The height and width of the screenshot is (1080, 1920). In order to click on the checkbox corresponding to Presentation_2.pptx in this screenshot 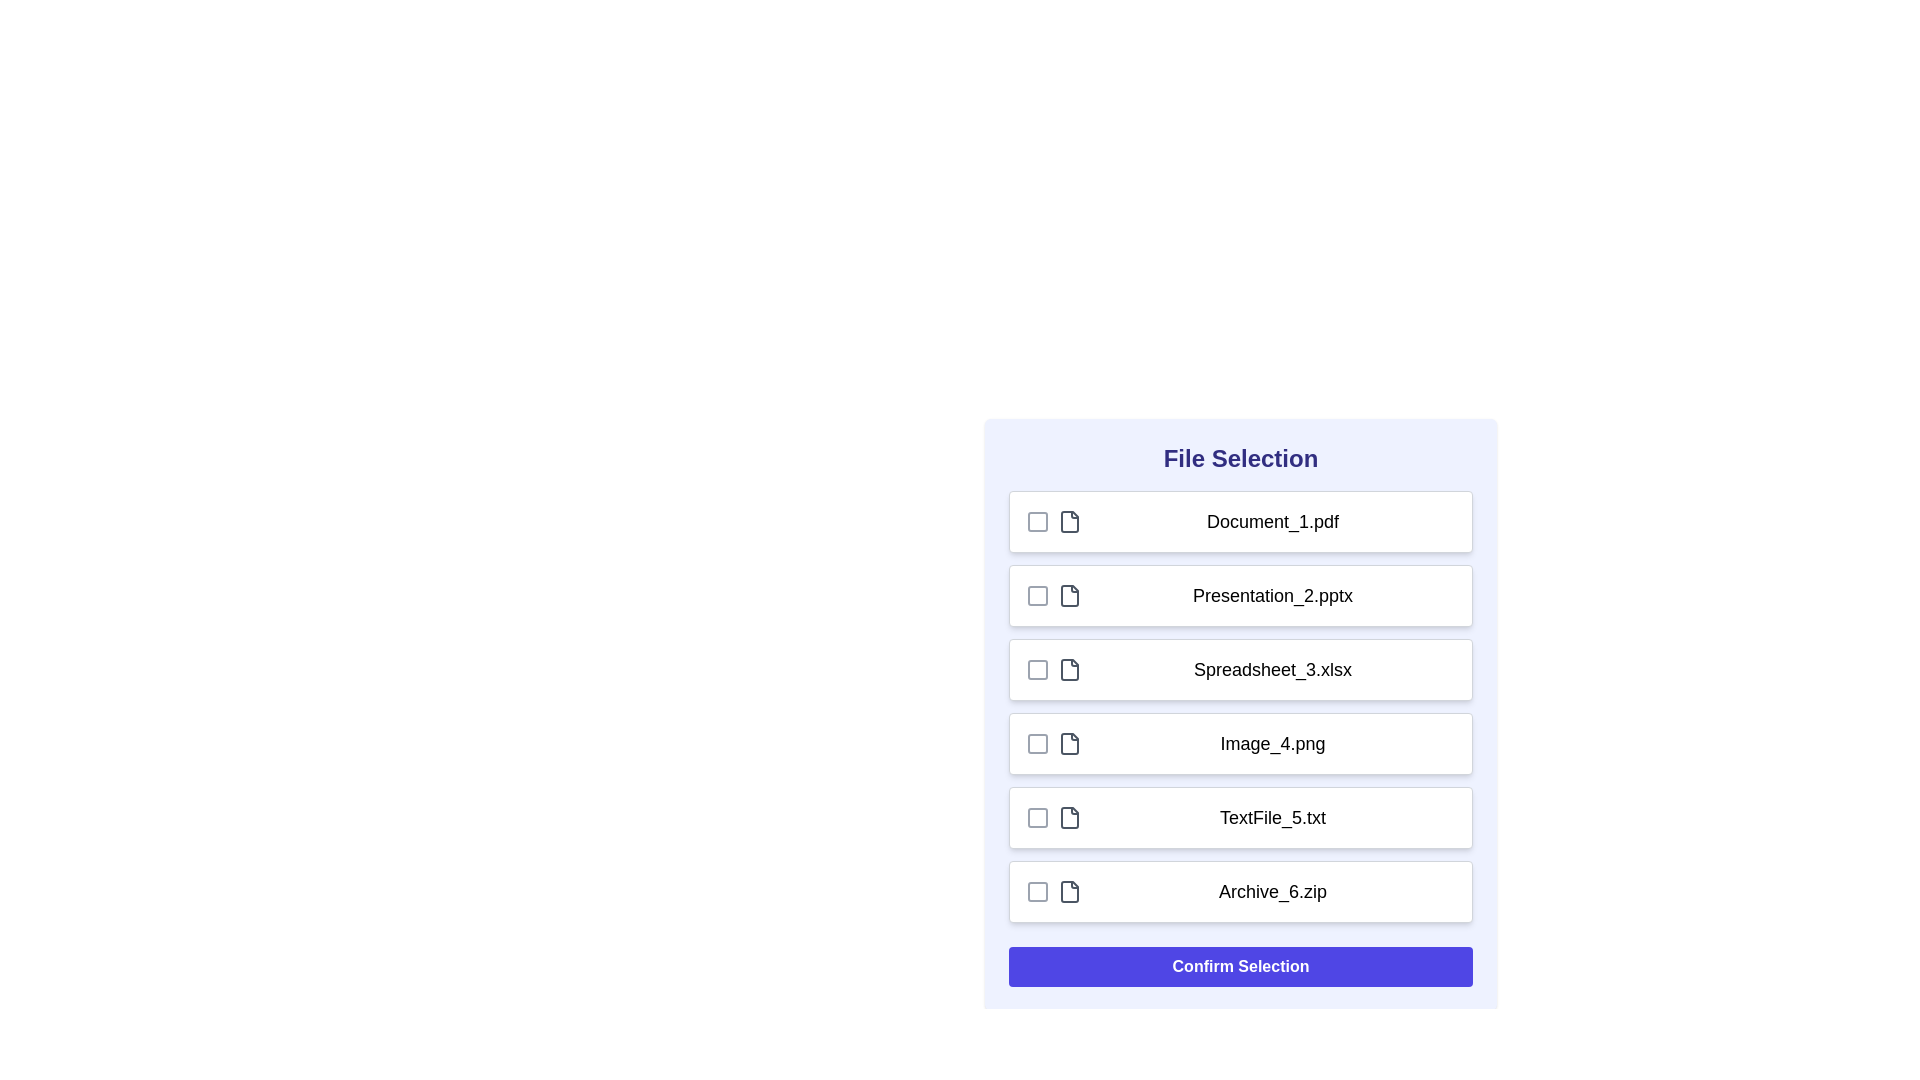, I will do `click(1037, 595)`.